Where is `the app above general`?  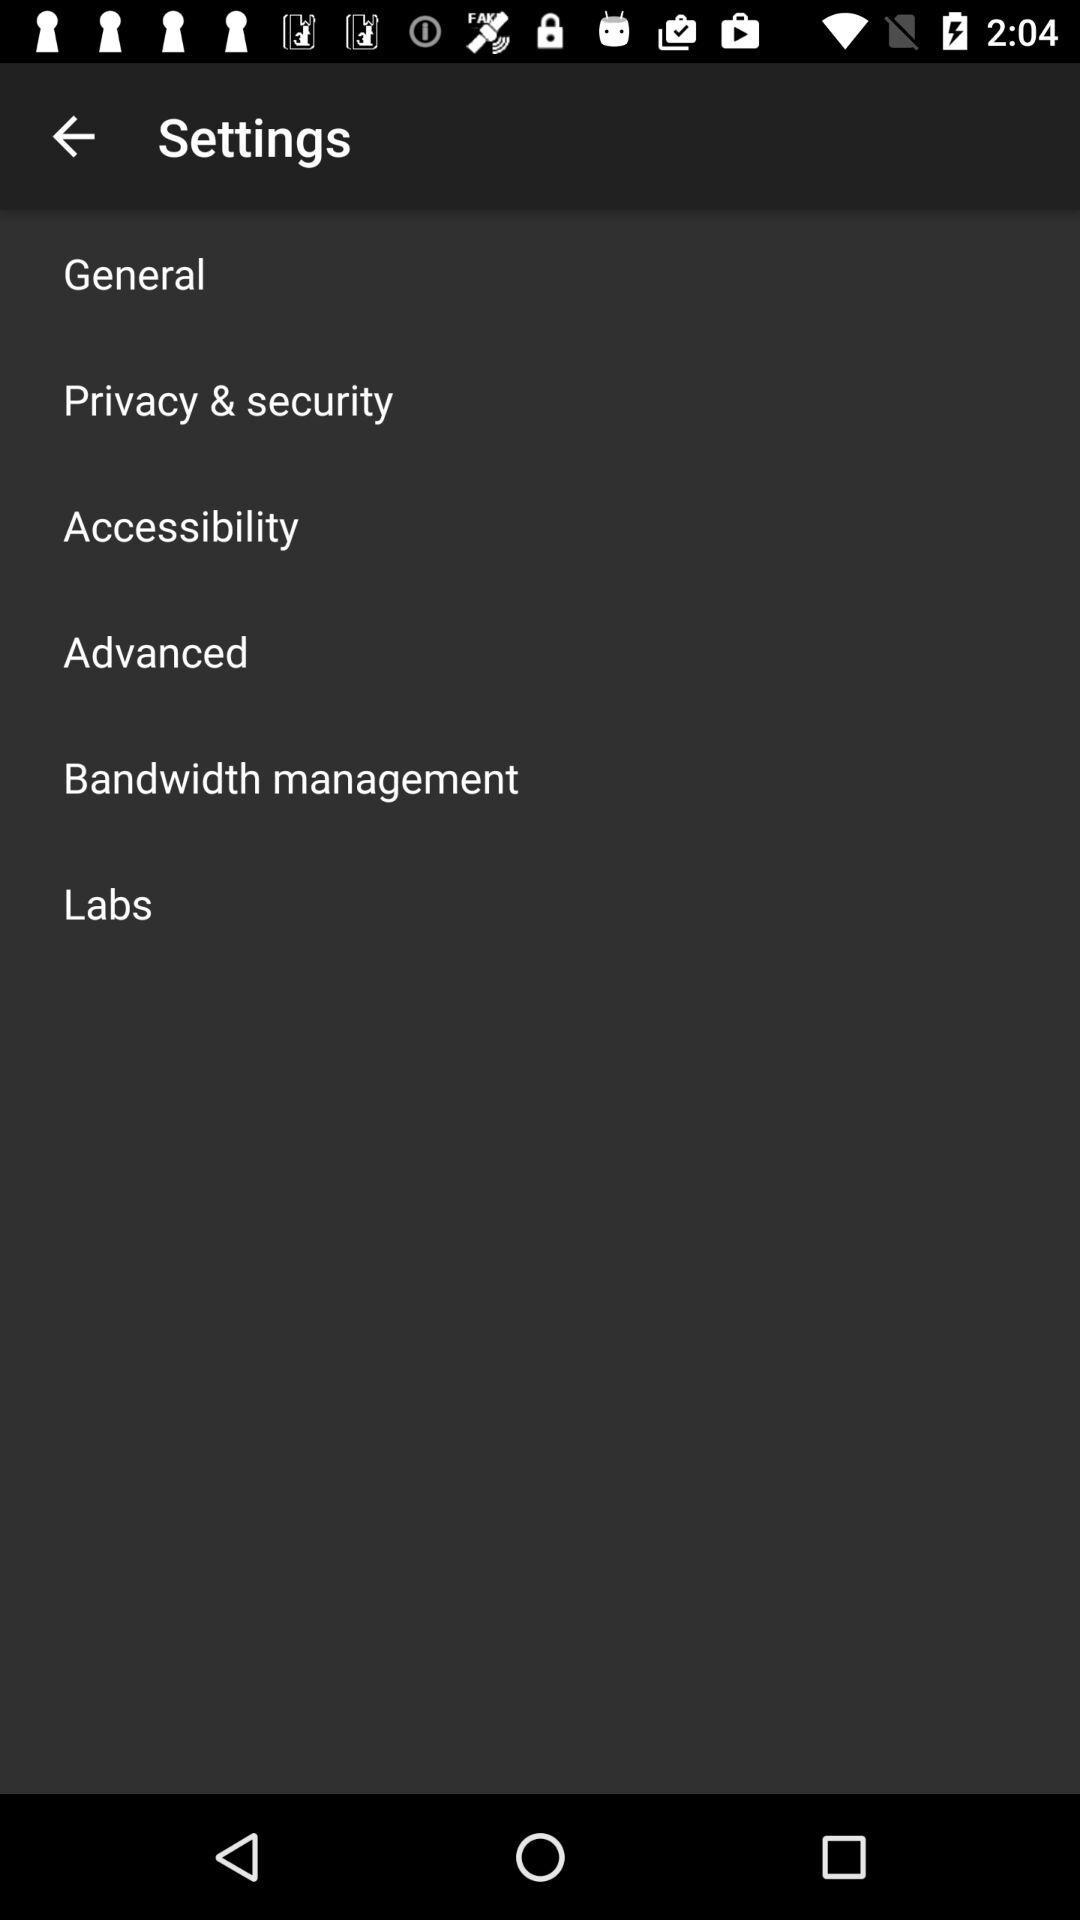 the app above general is located at coordinates (72, 135).